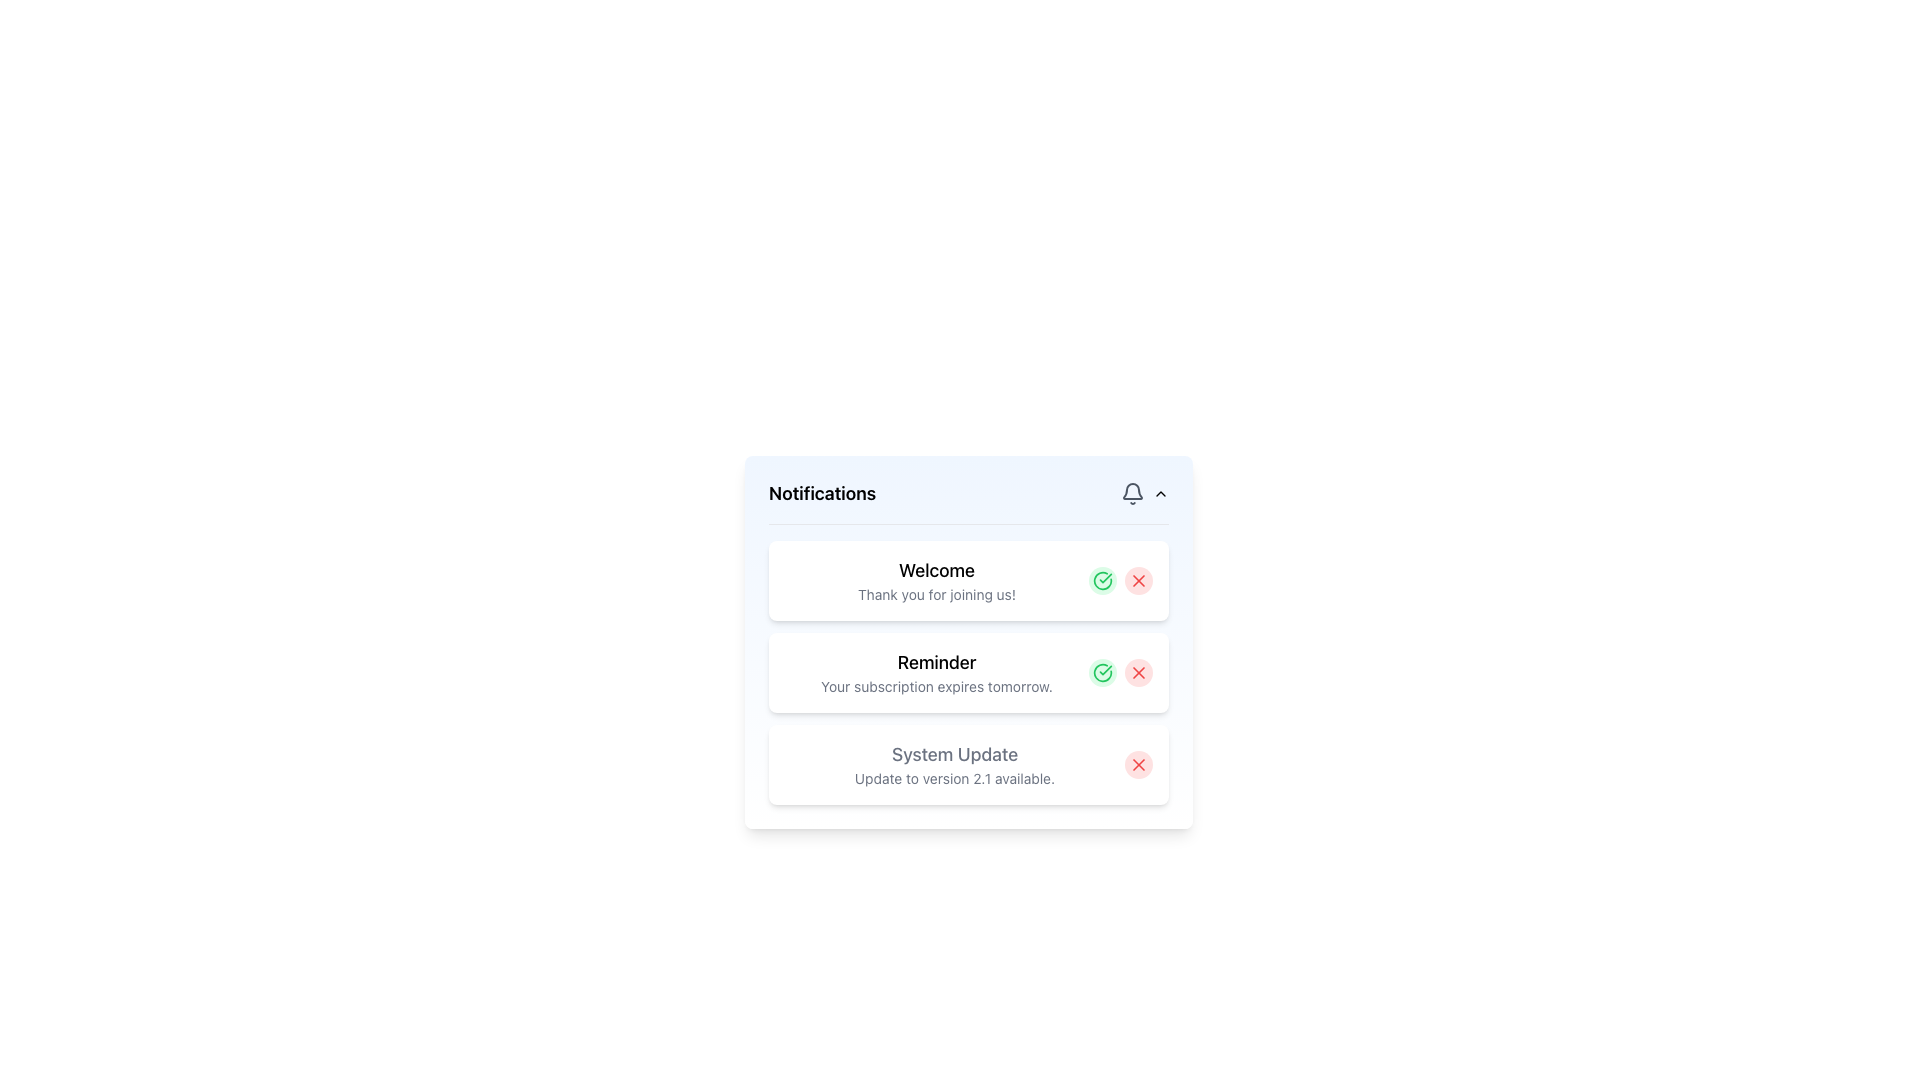 The width and height of the screenshot is (1920, 1080). Describe the element at coordinates (935, 685) in the screenshot. I see `the static text label that conveys the subscription expiration message, which is located within the 'Reminder' notification card, below the 'Reminder' header text` at that location.